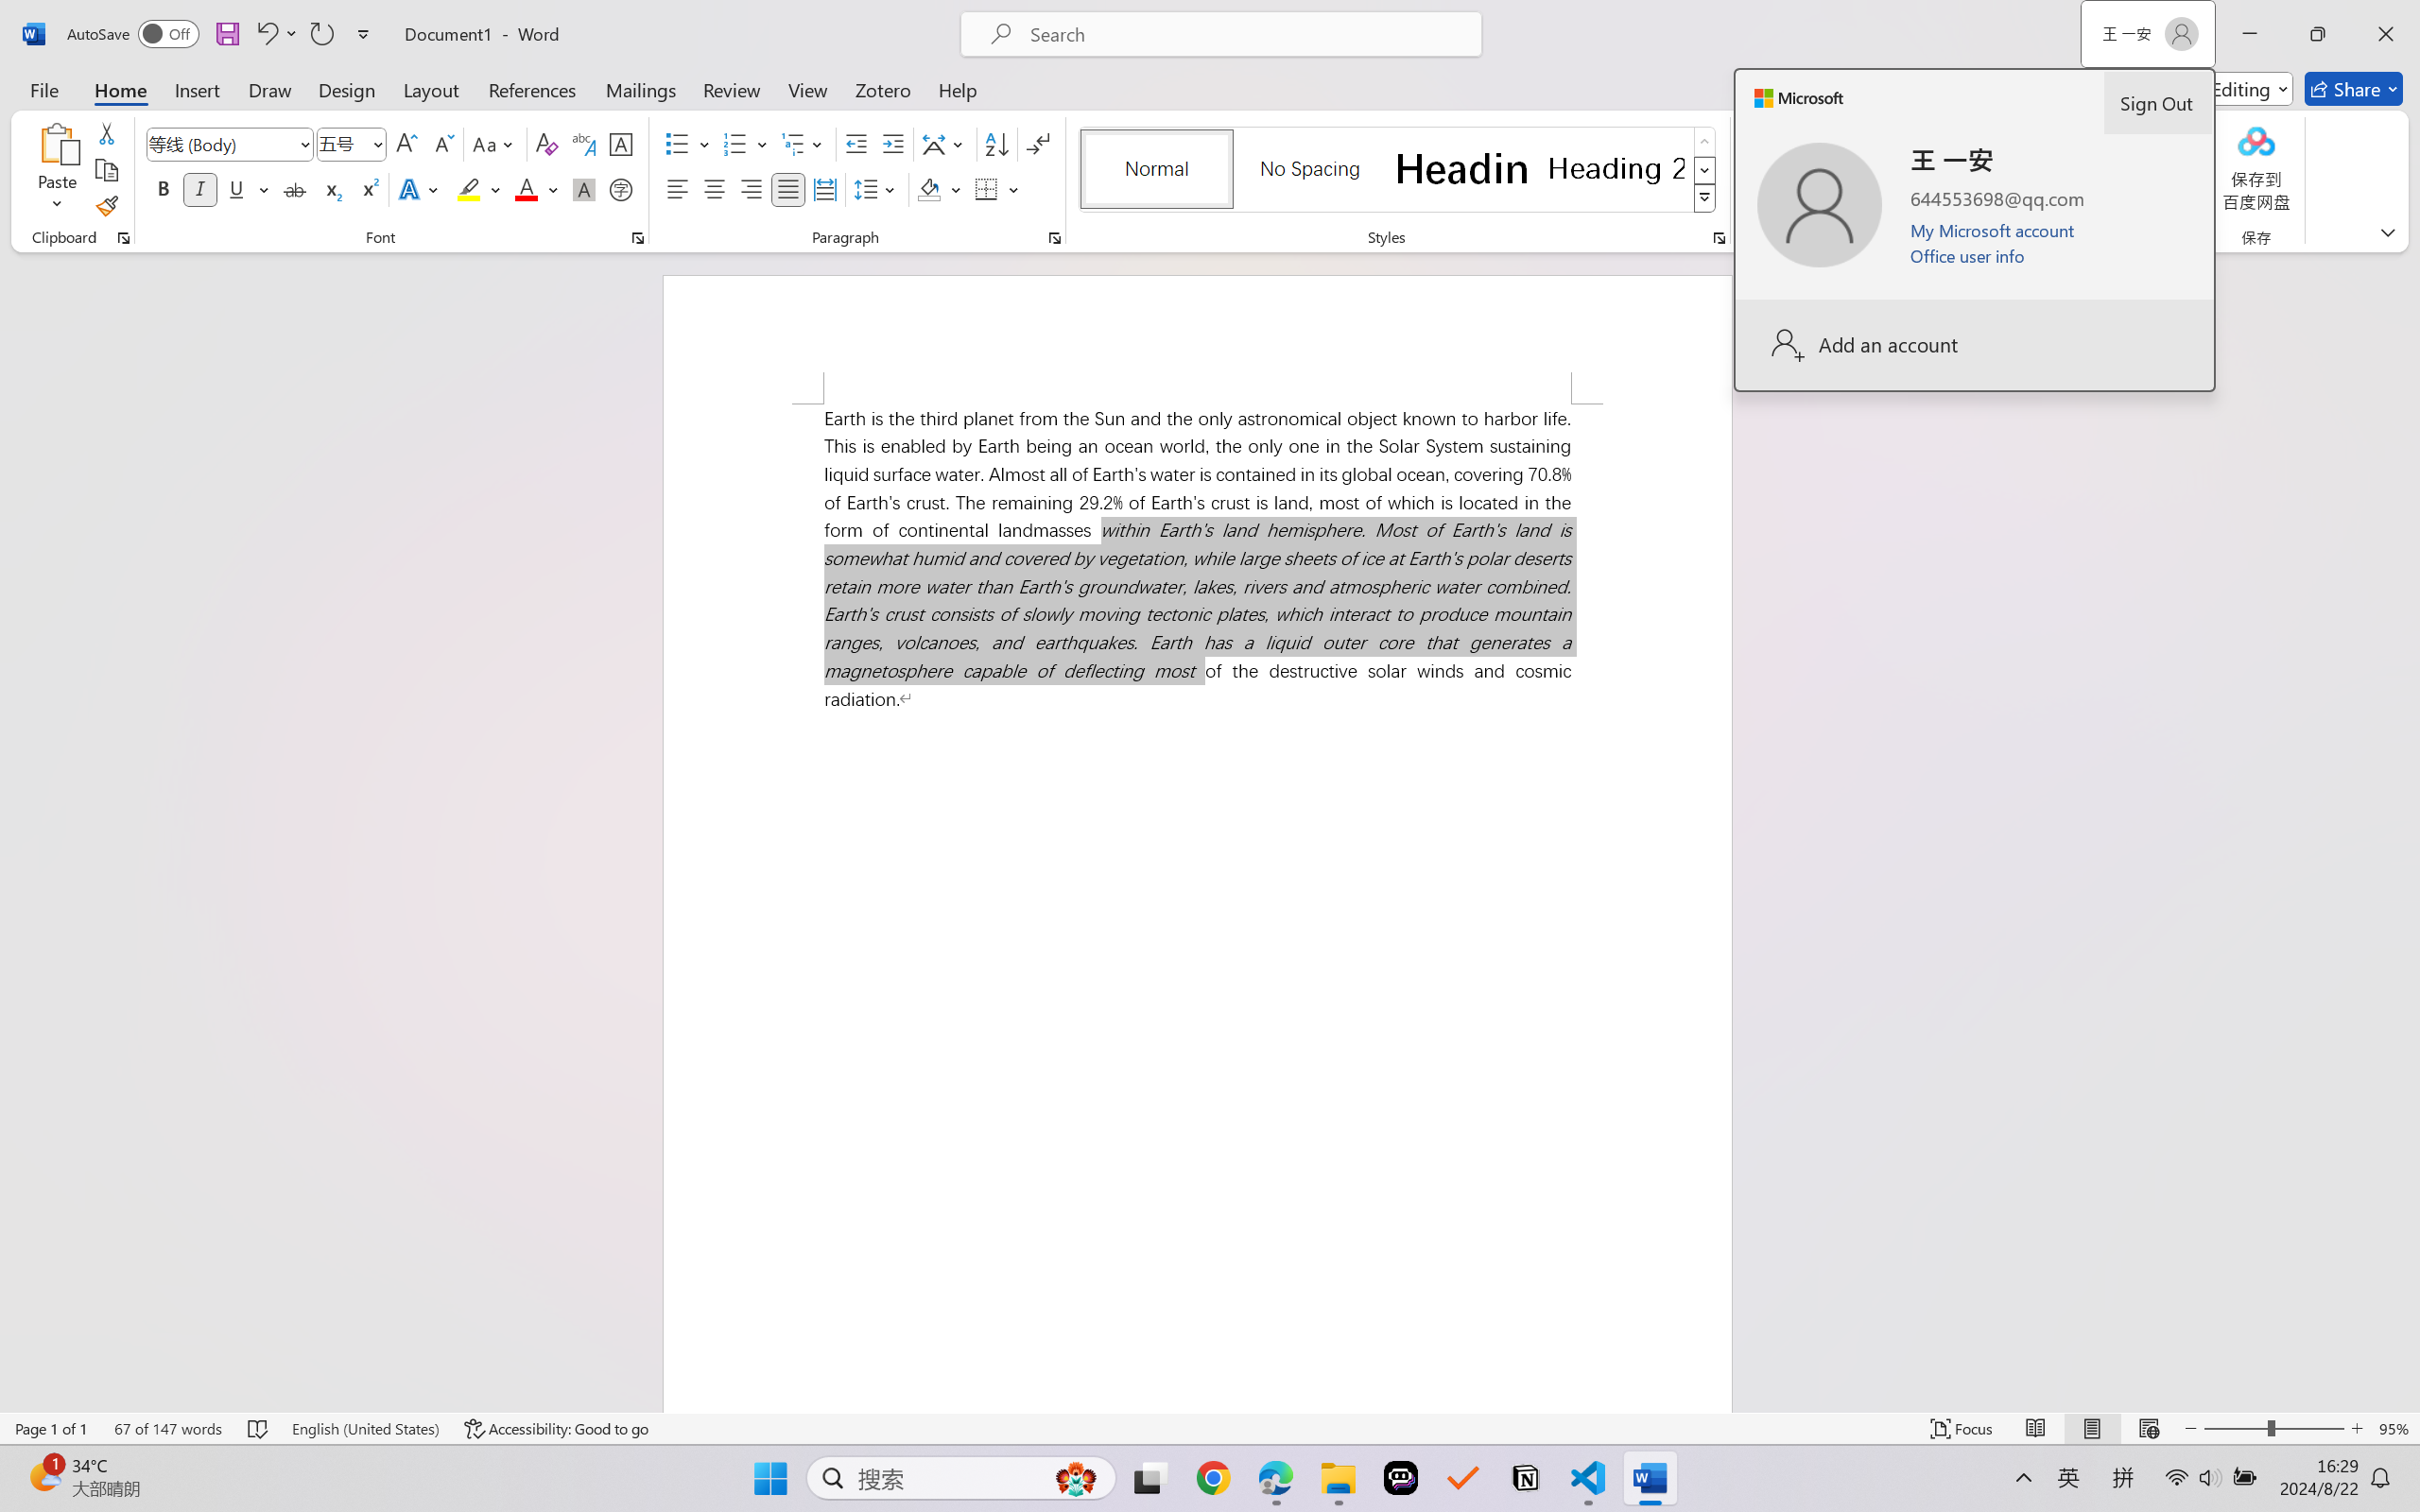 This screenshot has height=1512, width=2420. Describe the element at coordinates (274, 33) in the screenshot. I see `'Undo Italic'` at that location.